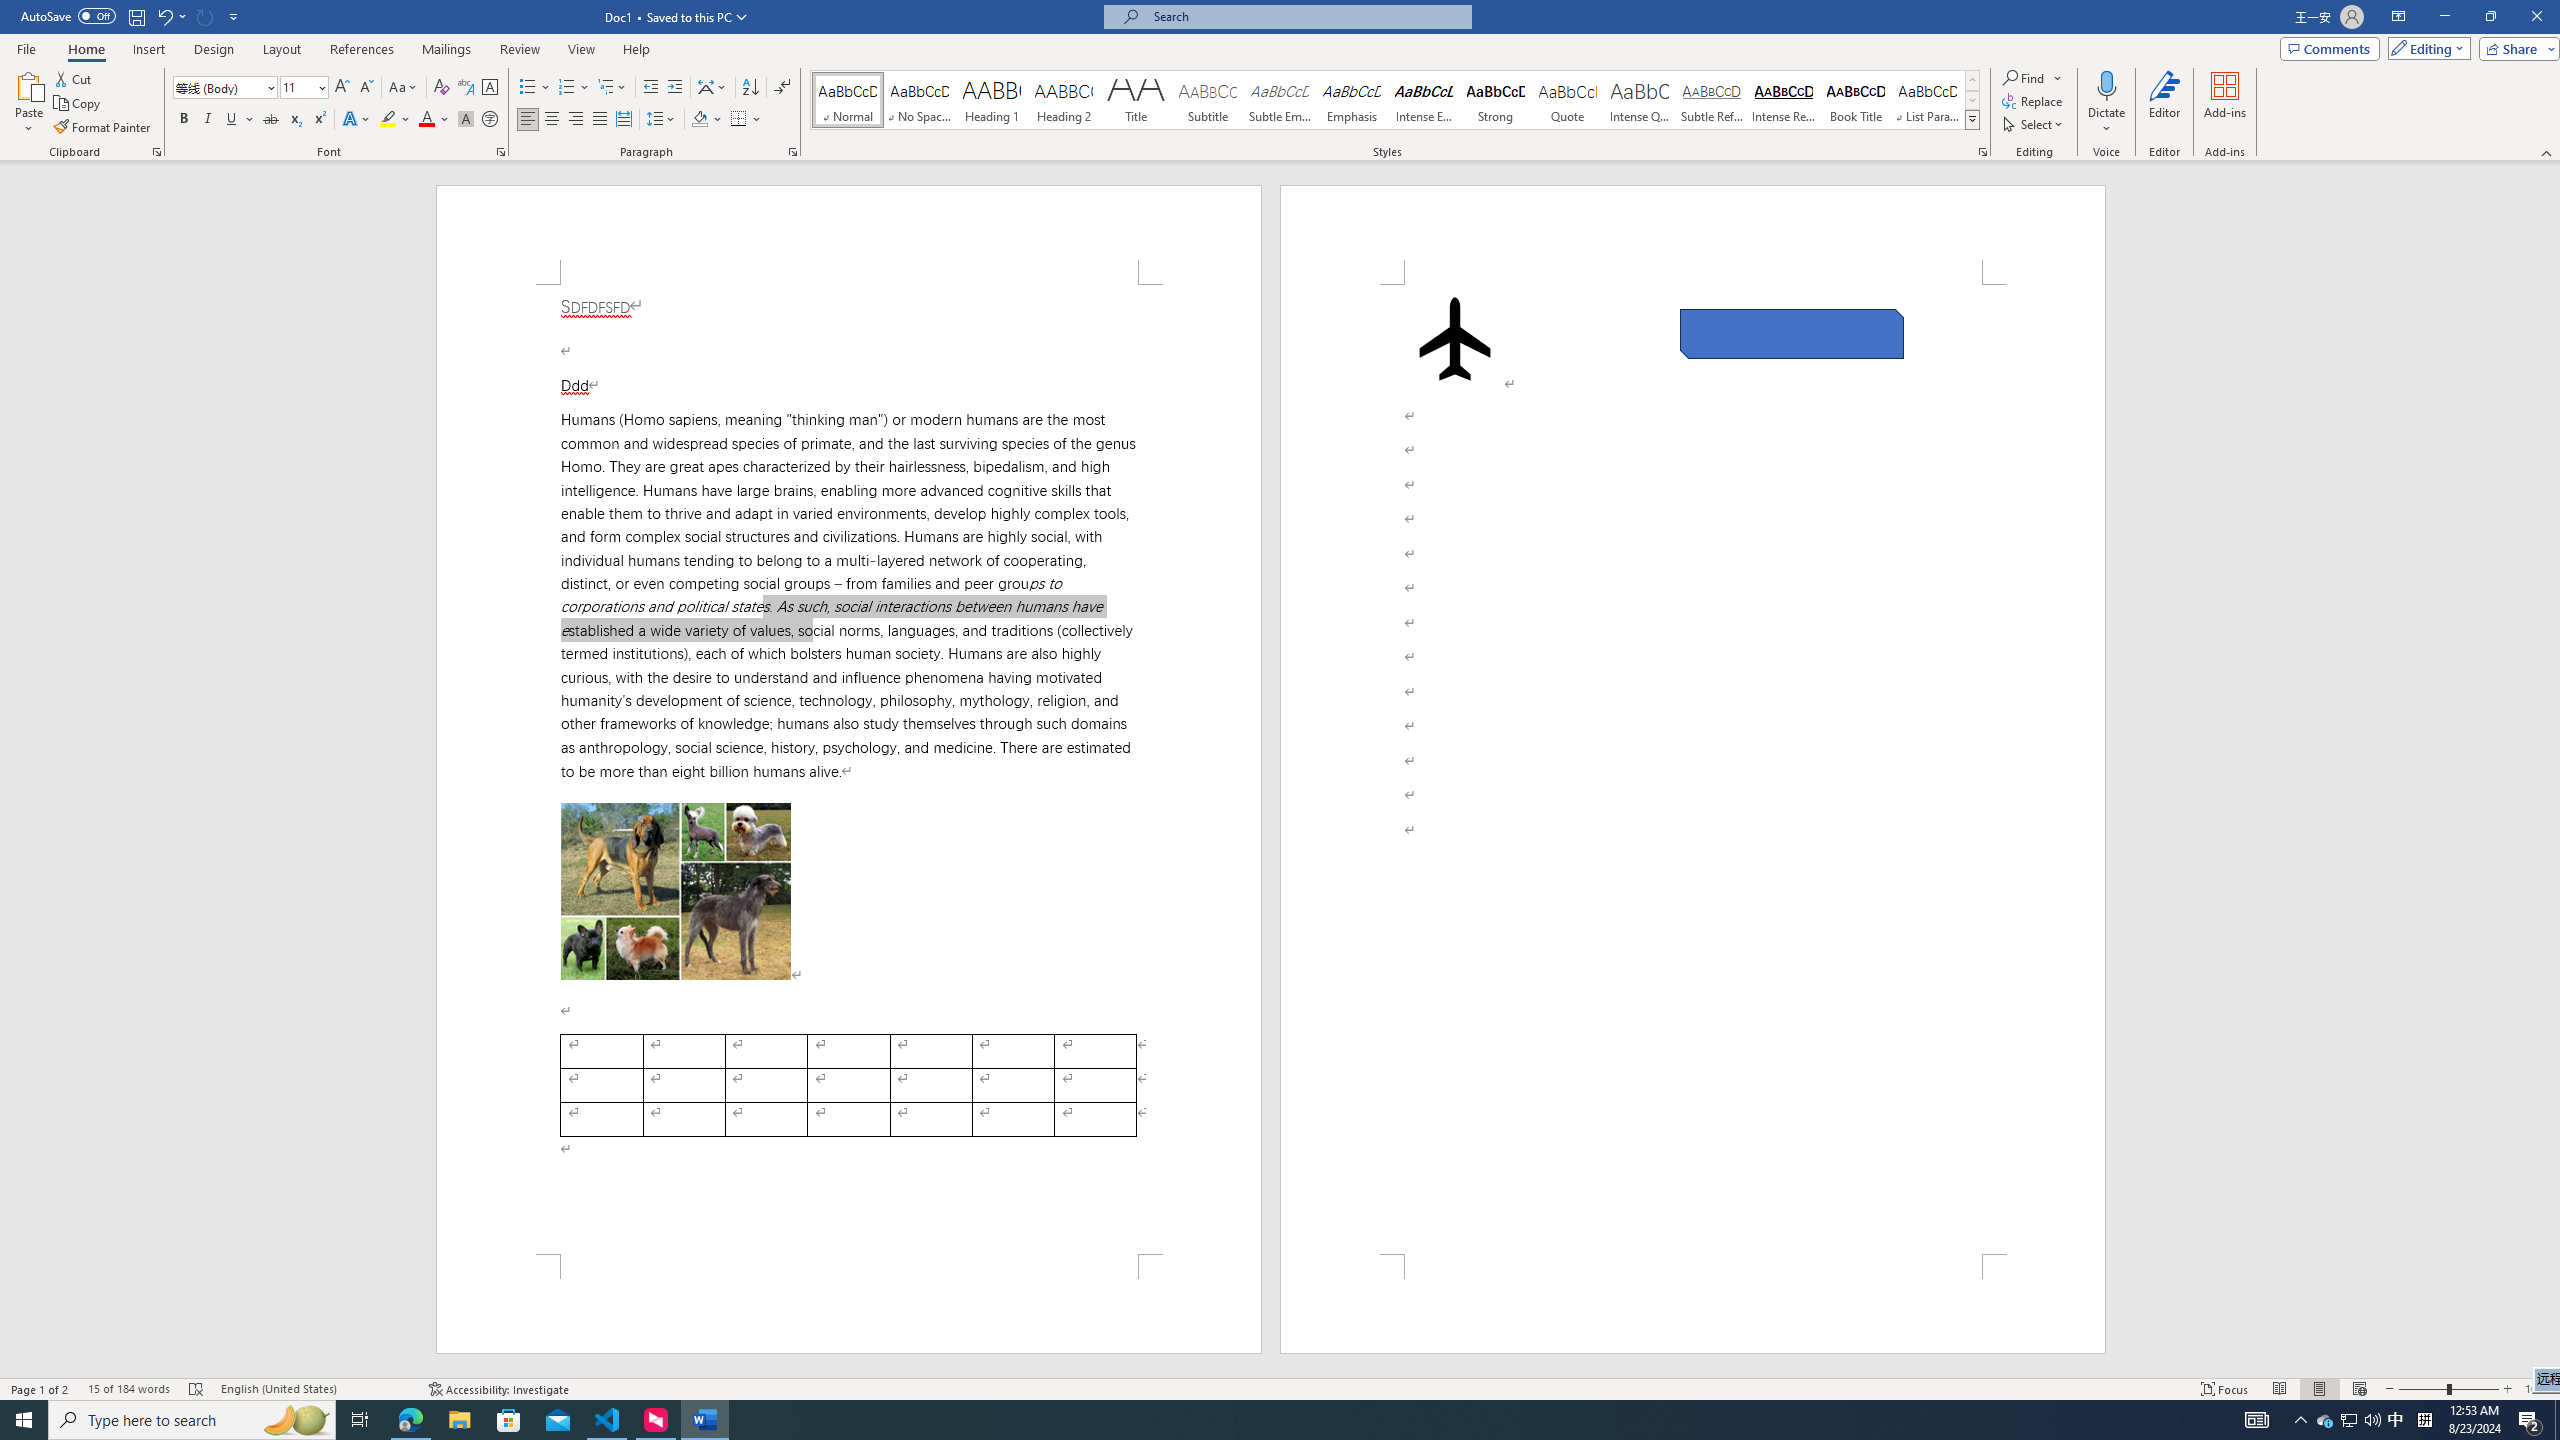 The height and width of the screenshot is (1440, 2560). I want to click on 'Editor', so click(2164, 103).